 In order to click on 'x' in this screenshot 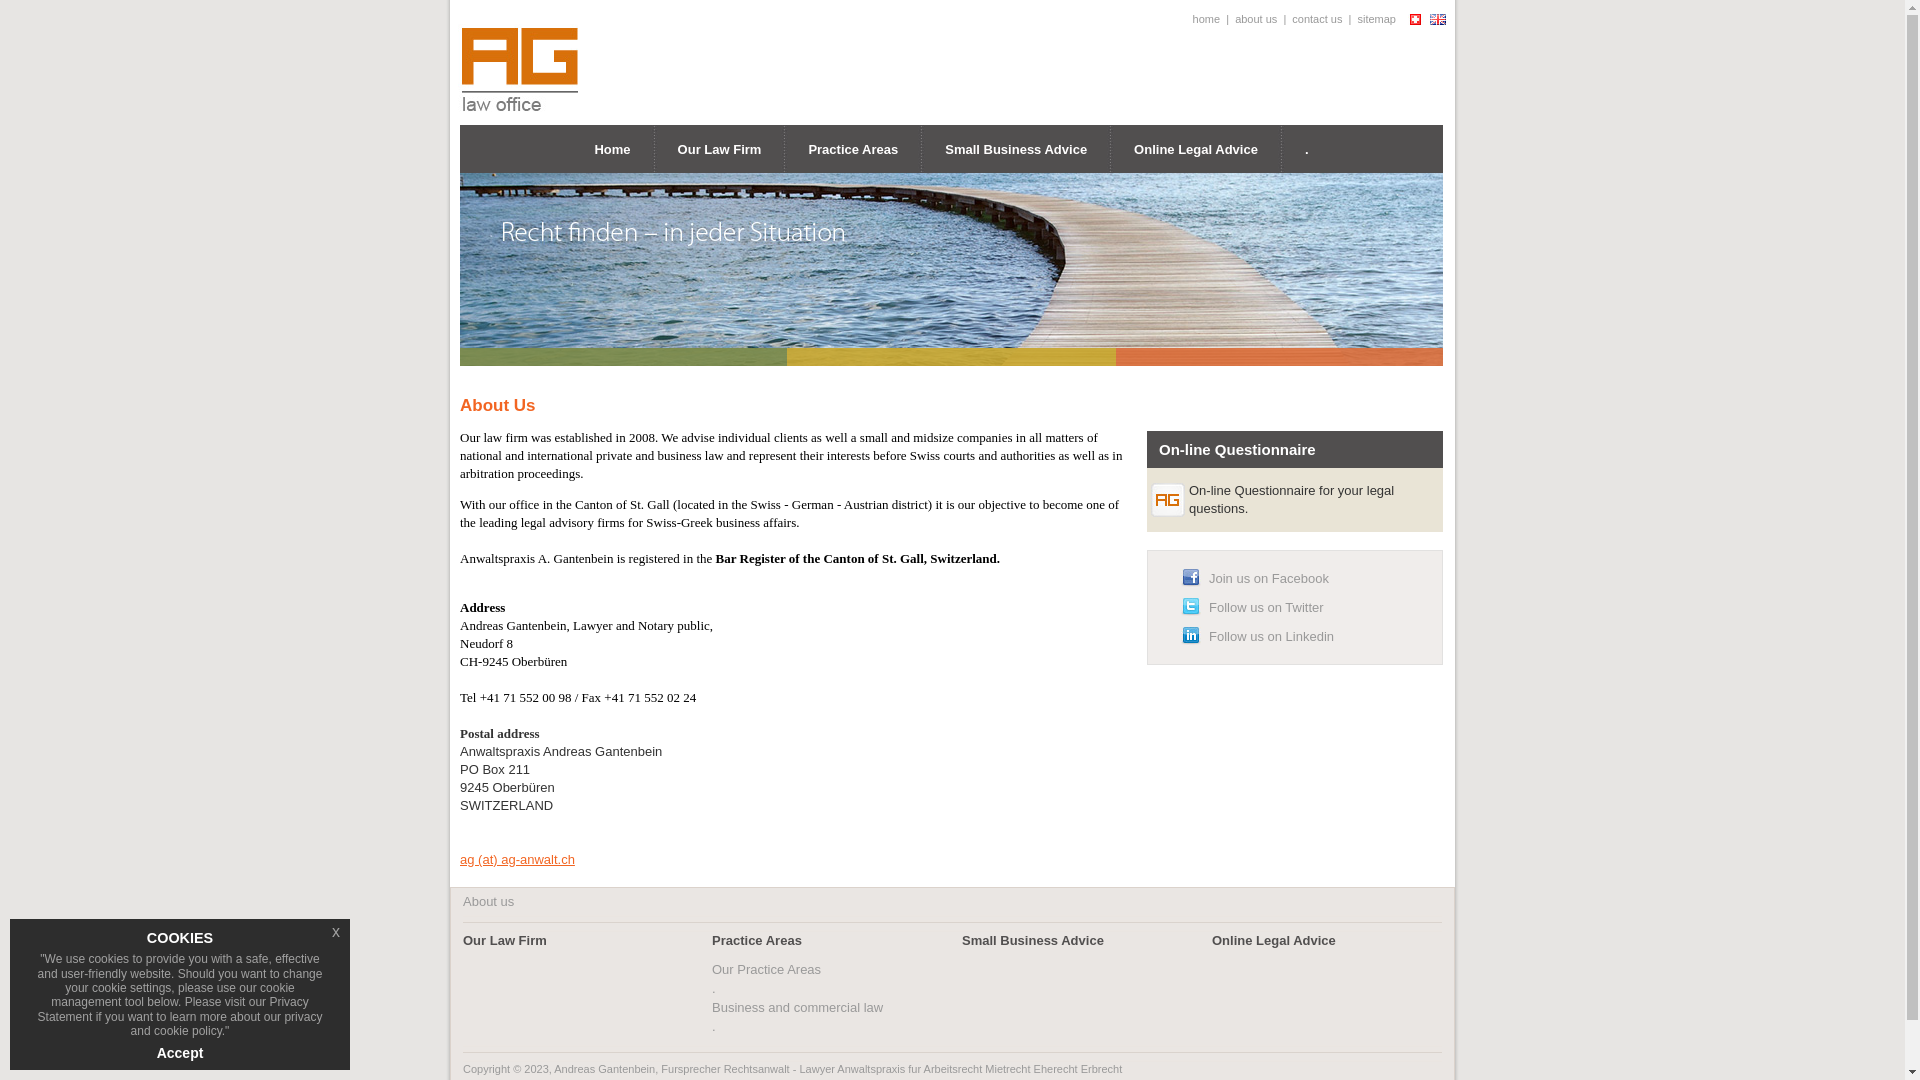, I will do `click(336, 932)`.